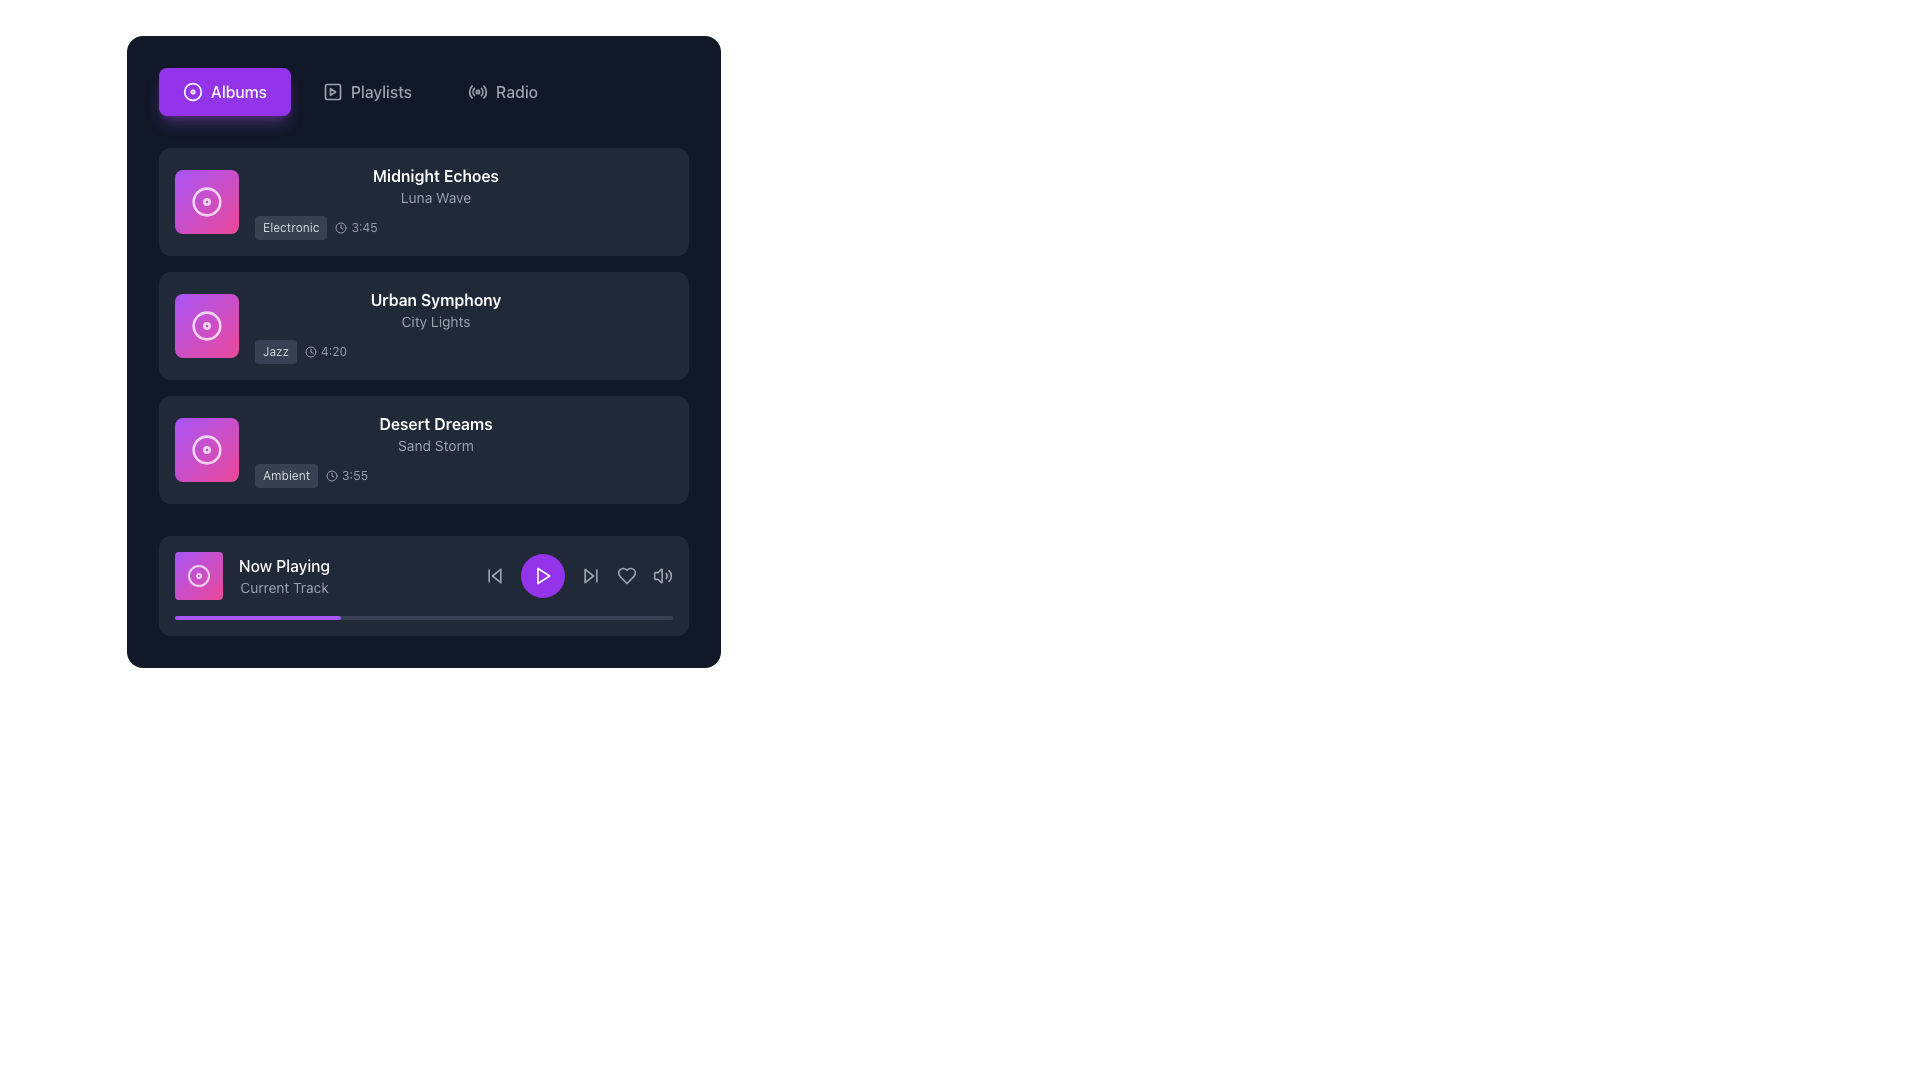 The height and width of the screenshot is (1080, 1920). Describe the element at coordinates (422, 201) in the screenshot. I see `the first audio track entry` at that location.